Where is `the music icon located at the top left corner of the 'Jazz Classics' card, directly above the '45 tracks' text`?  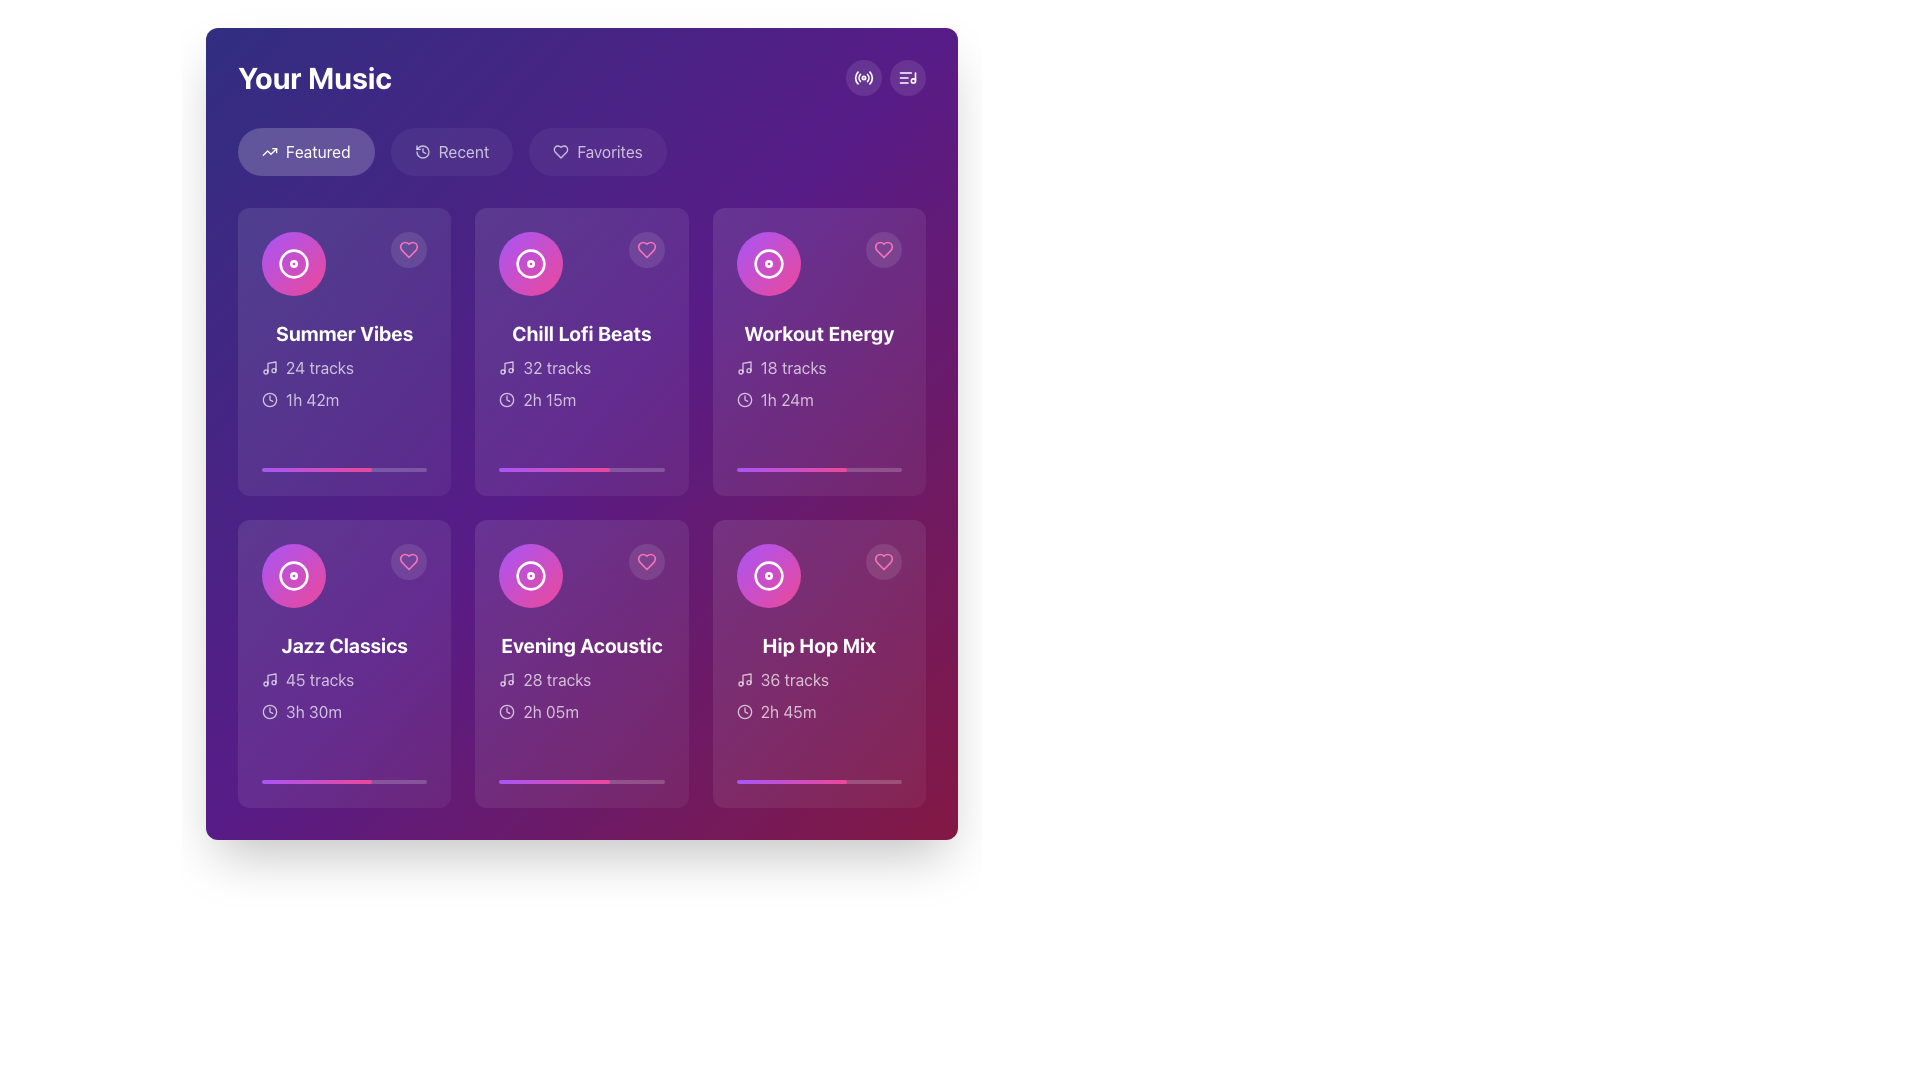 the music icon located at the top left corner of the 'Jazz Classics' card, directly above the '45 tracks' text is located at coordinates (268, 678).